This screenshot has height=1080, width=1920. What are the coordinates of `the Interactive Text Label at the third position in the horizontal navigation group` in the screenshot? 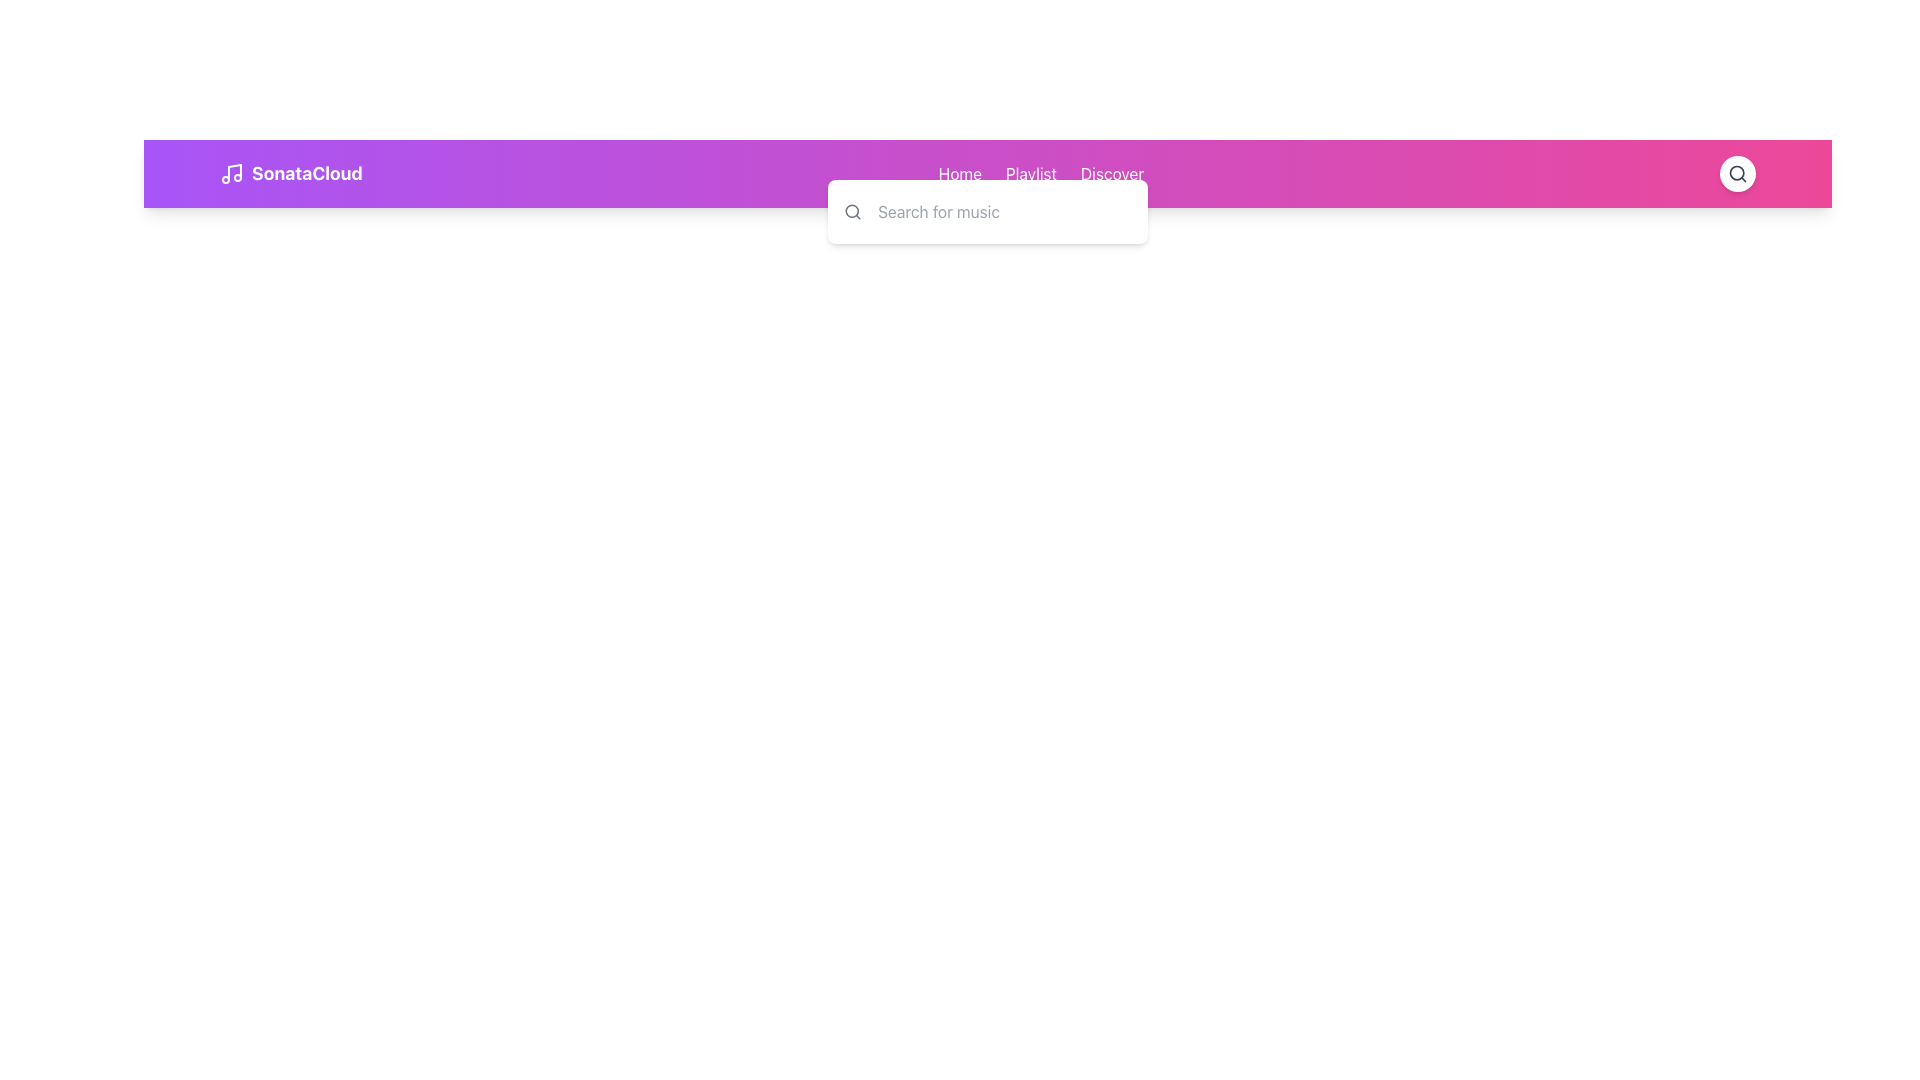 It's located at (1111, 172).